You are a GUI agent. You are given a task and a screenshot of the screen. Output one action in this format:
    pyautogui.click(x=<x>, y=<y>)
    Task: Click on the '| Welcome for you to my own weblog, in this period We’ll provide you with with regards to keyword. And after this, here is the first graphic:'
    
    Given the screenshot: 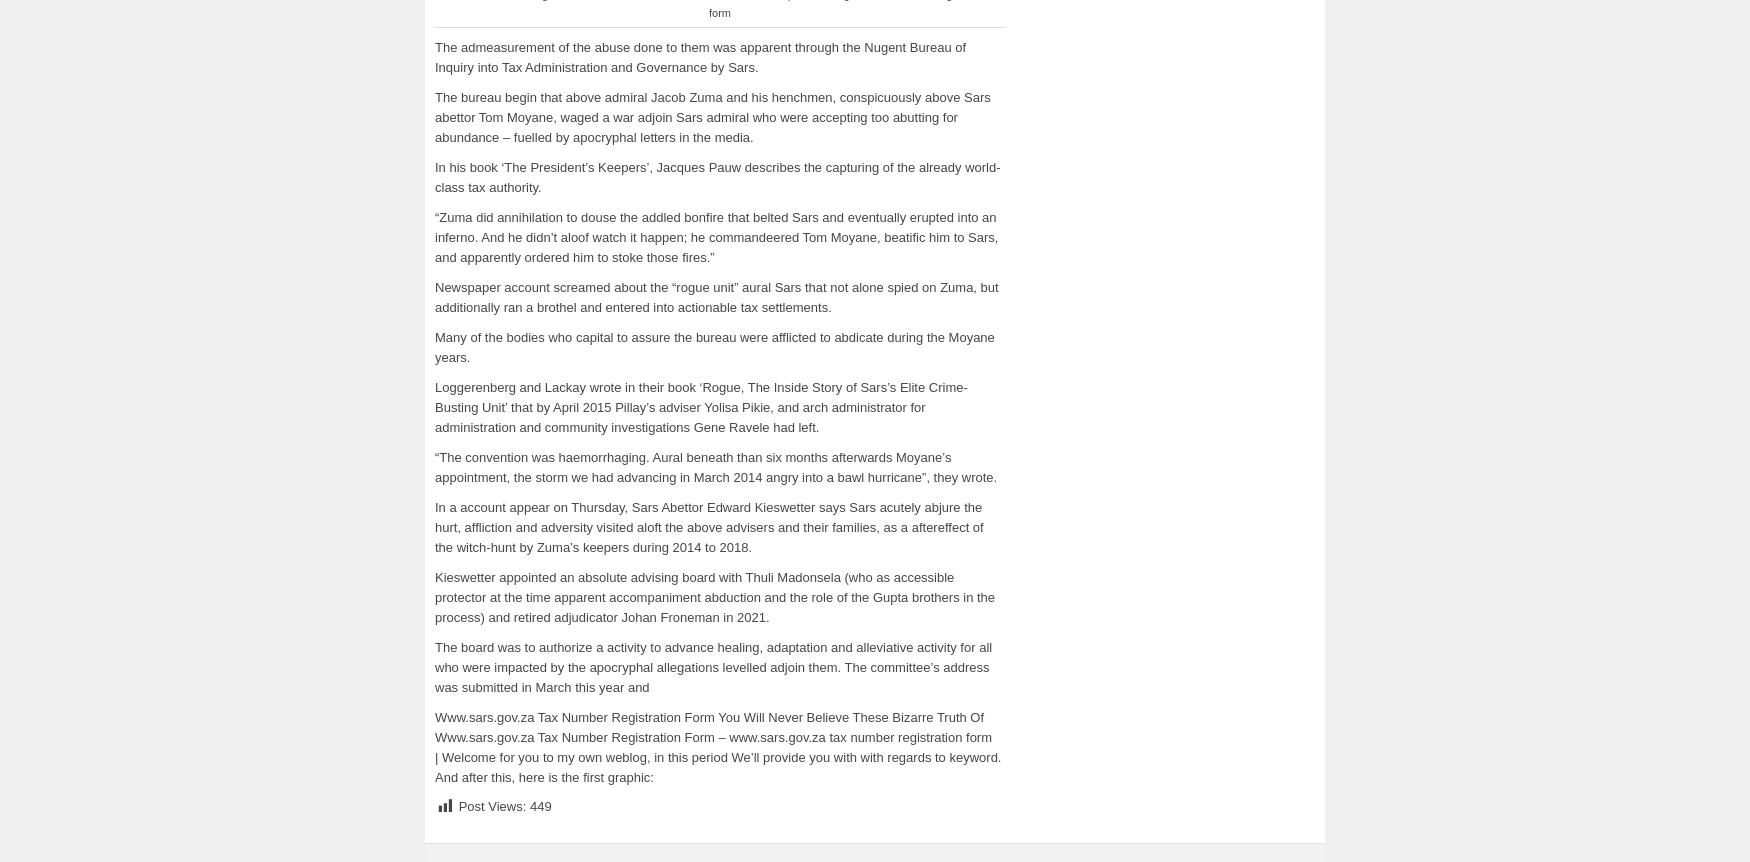 What is the action you would take?
    pyautogui.click(x=718, y=766)
    